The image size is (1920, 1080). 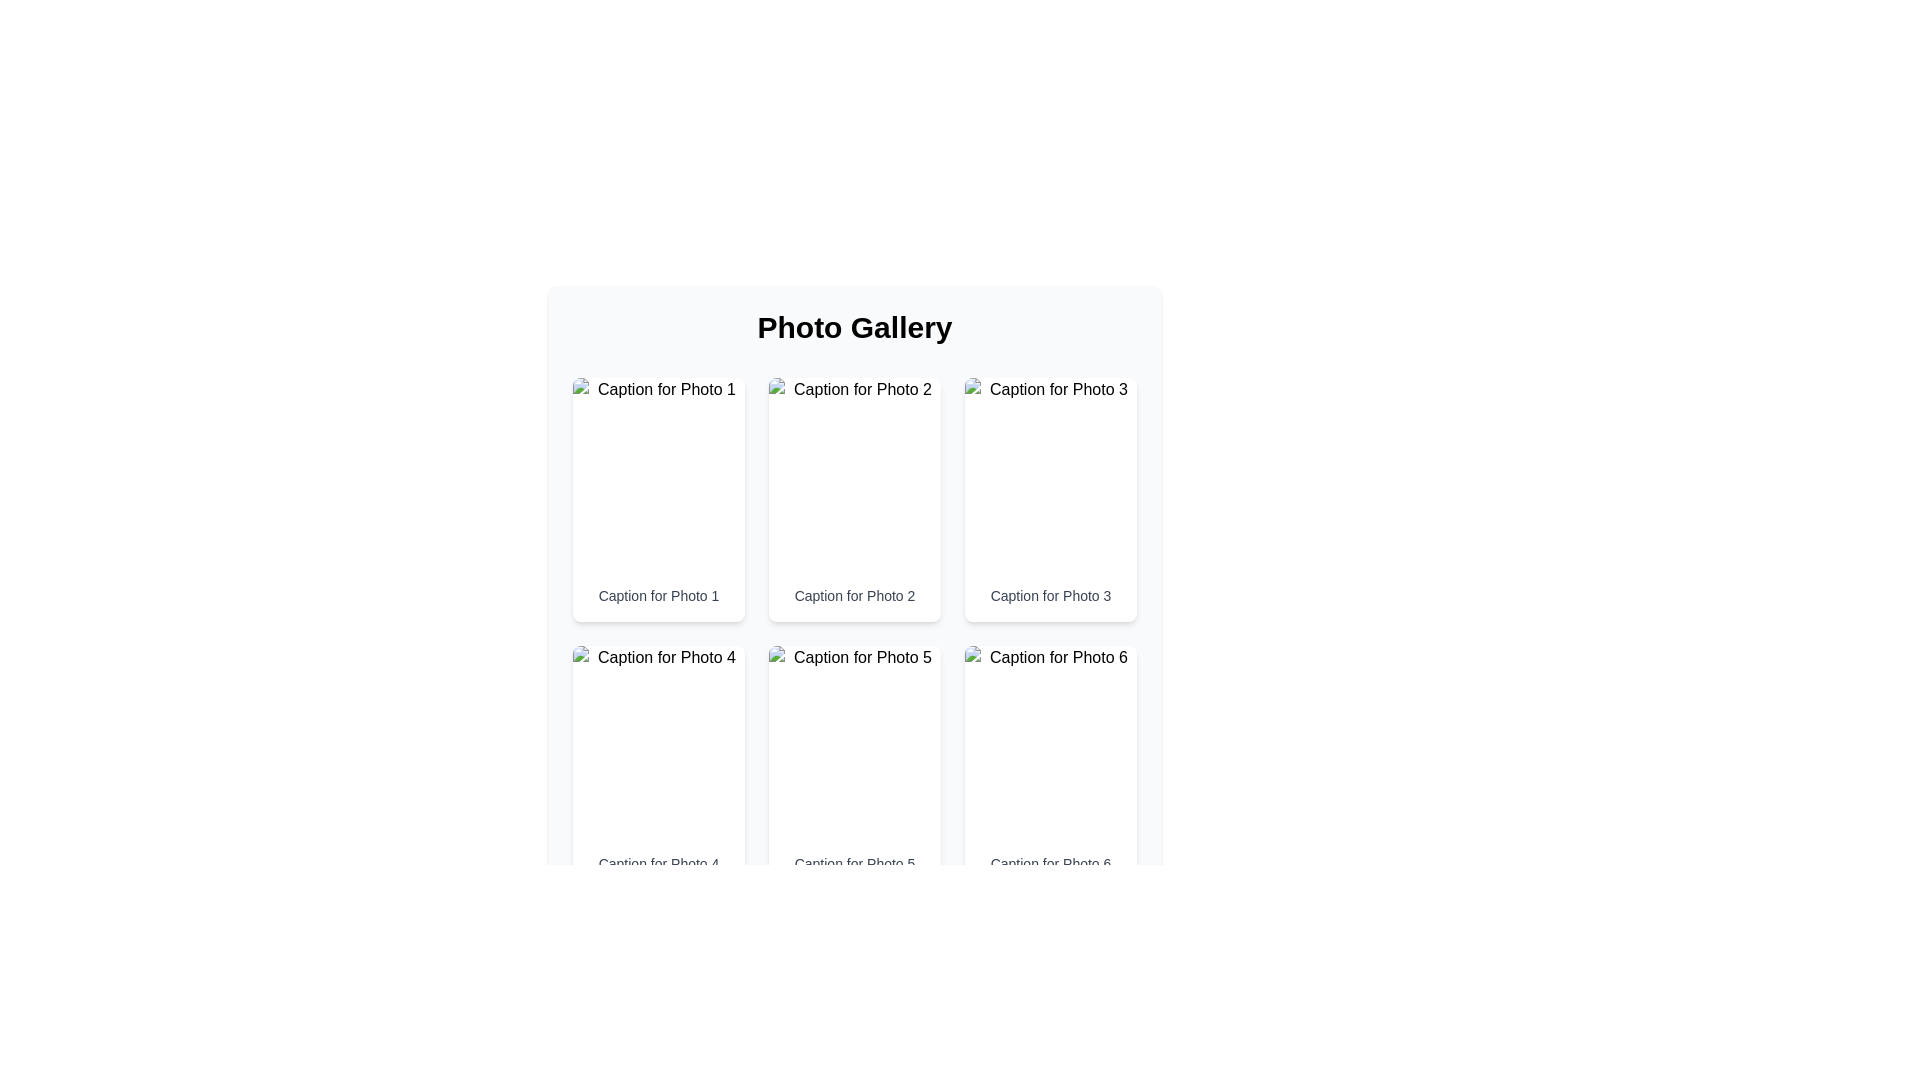 What do you see at coordinates (1050, 741) in the screenshot?
I see `the image display area located in the sixth column of the gallery layout, which visually represents a photographic item above the caption 'Caption for Photo 6'` at bounding box center [1050, 741].